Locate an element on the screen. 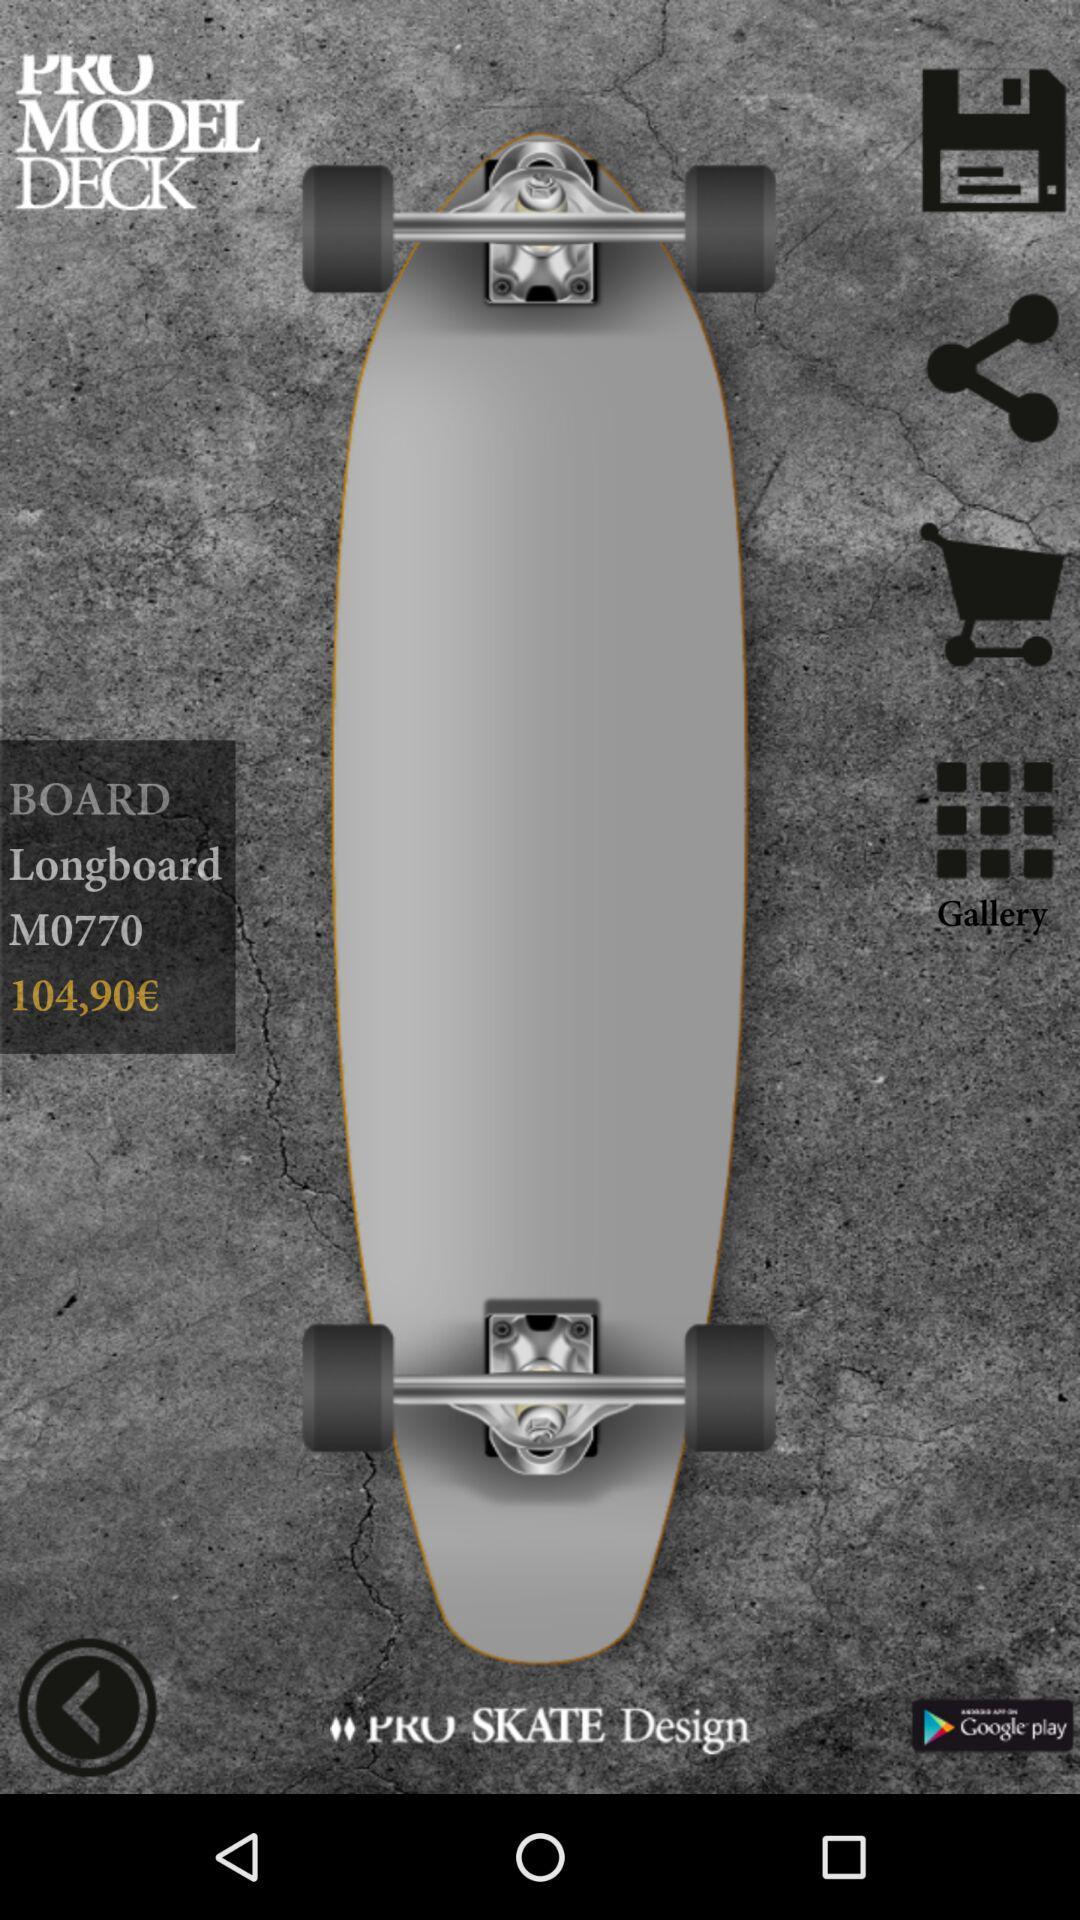  the dialpad icon is located at coordinates (992, 868).